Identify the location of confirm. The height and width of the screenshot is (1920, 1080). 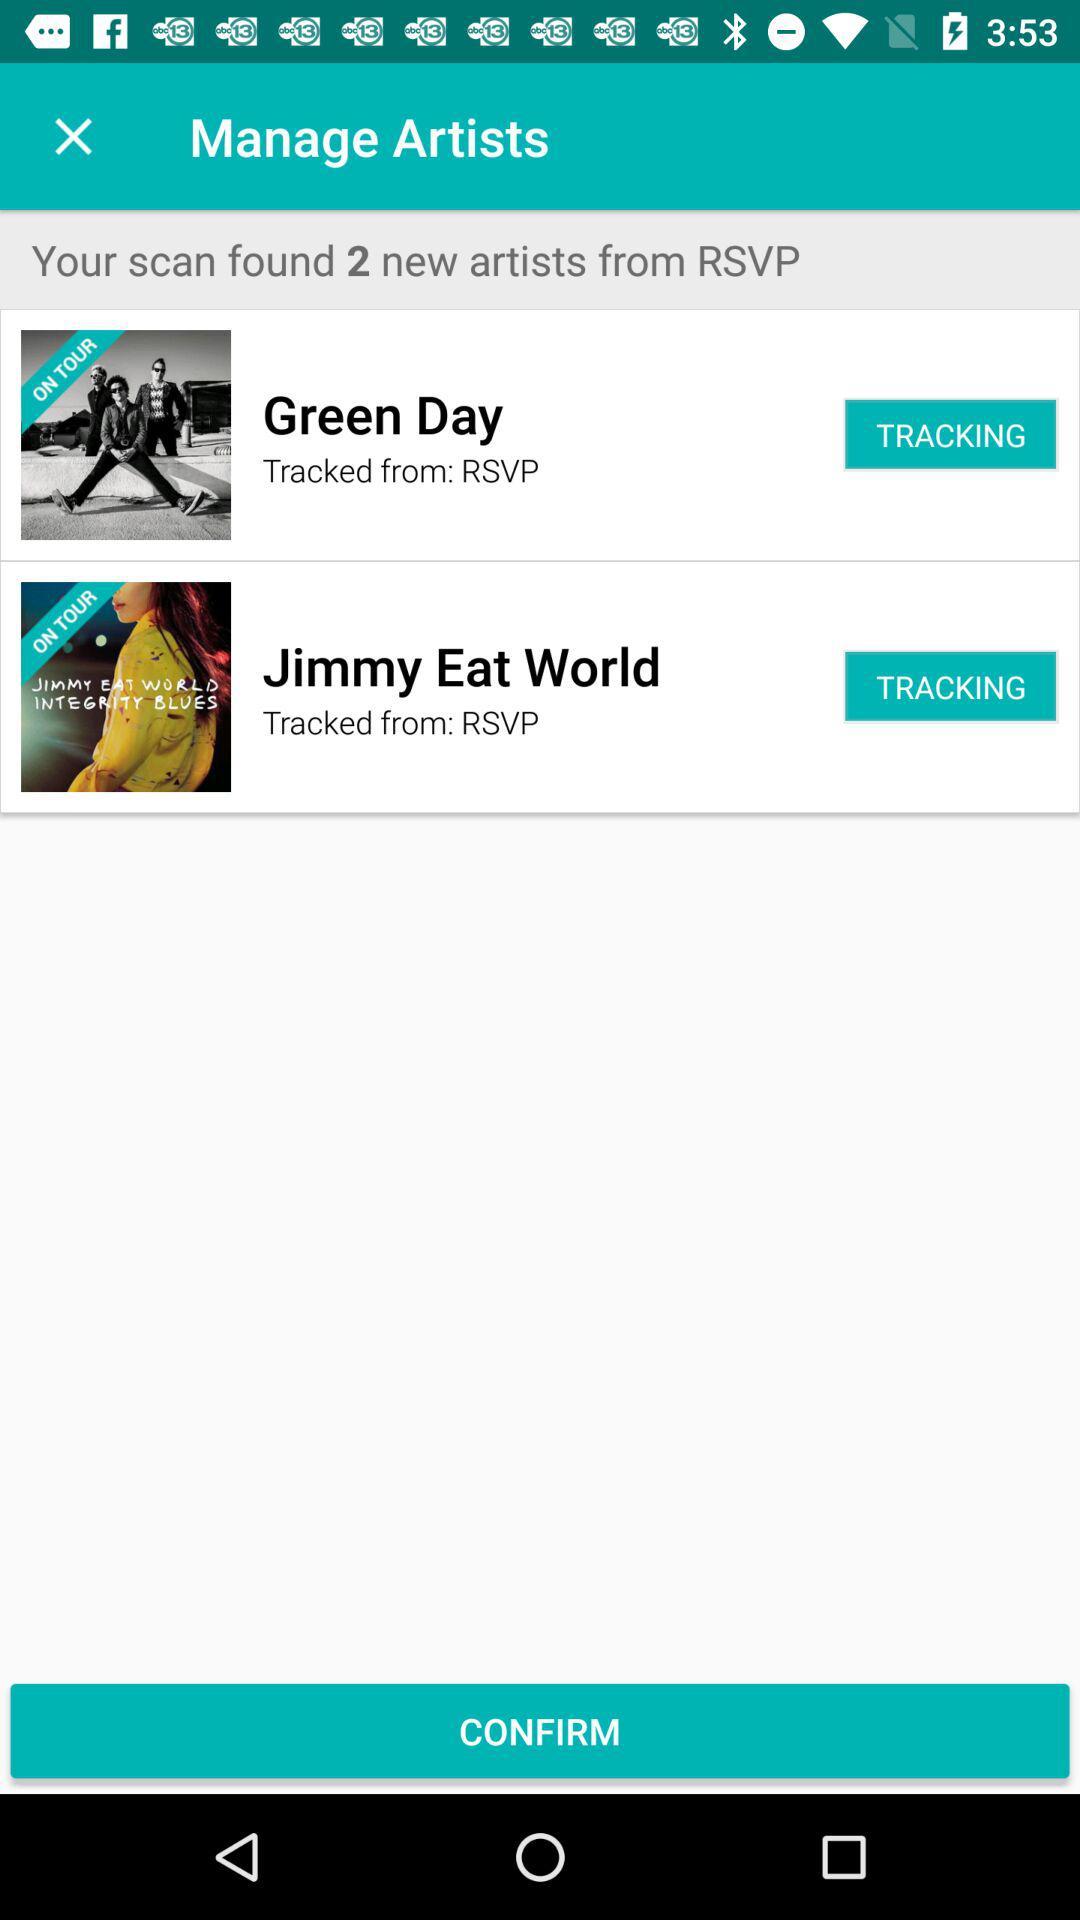
(540, 1730).